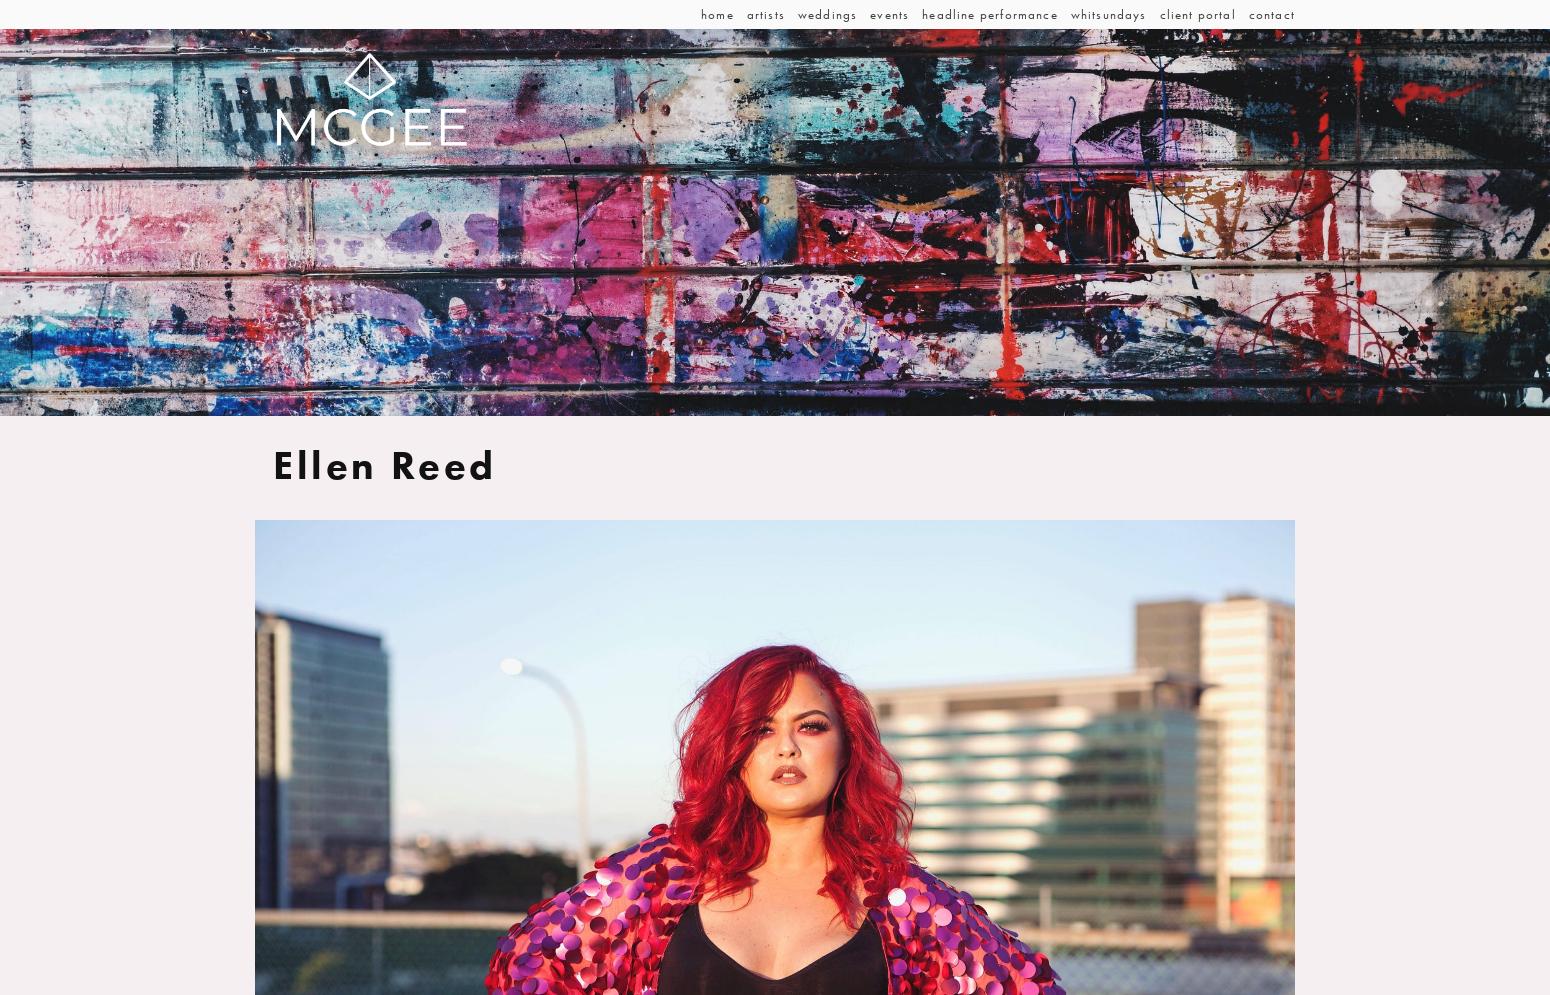 Image resolution: width=1550 pixels, height=995 pixels. Describe the element at coordinates (988, 14) in the screenshot. I see `'Headline Performance'` at that location.